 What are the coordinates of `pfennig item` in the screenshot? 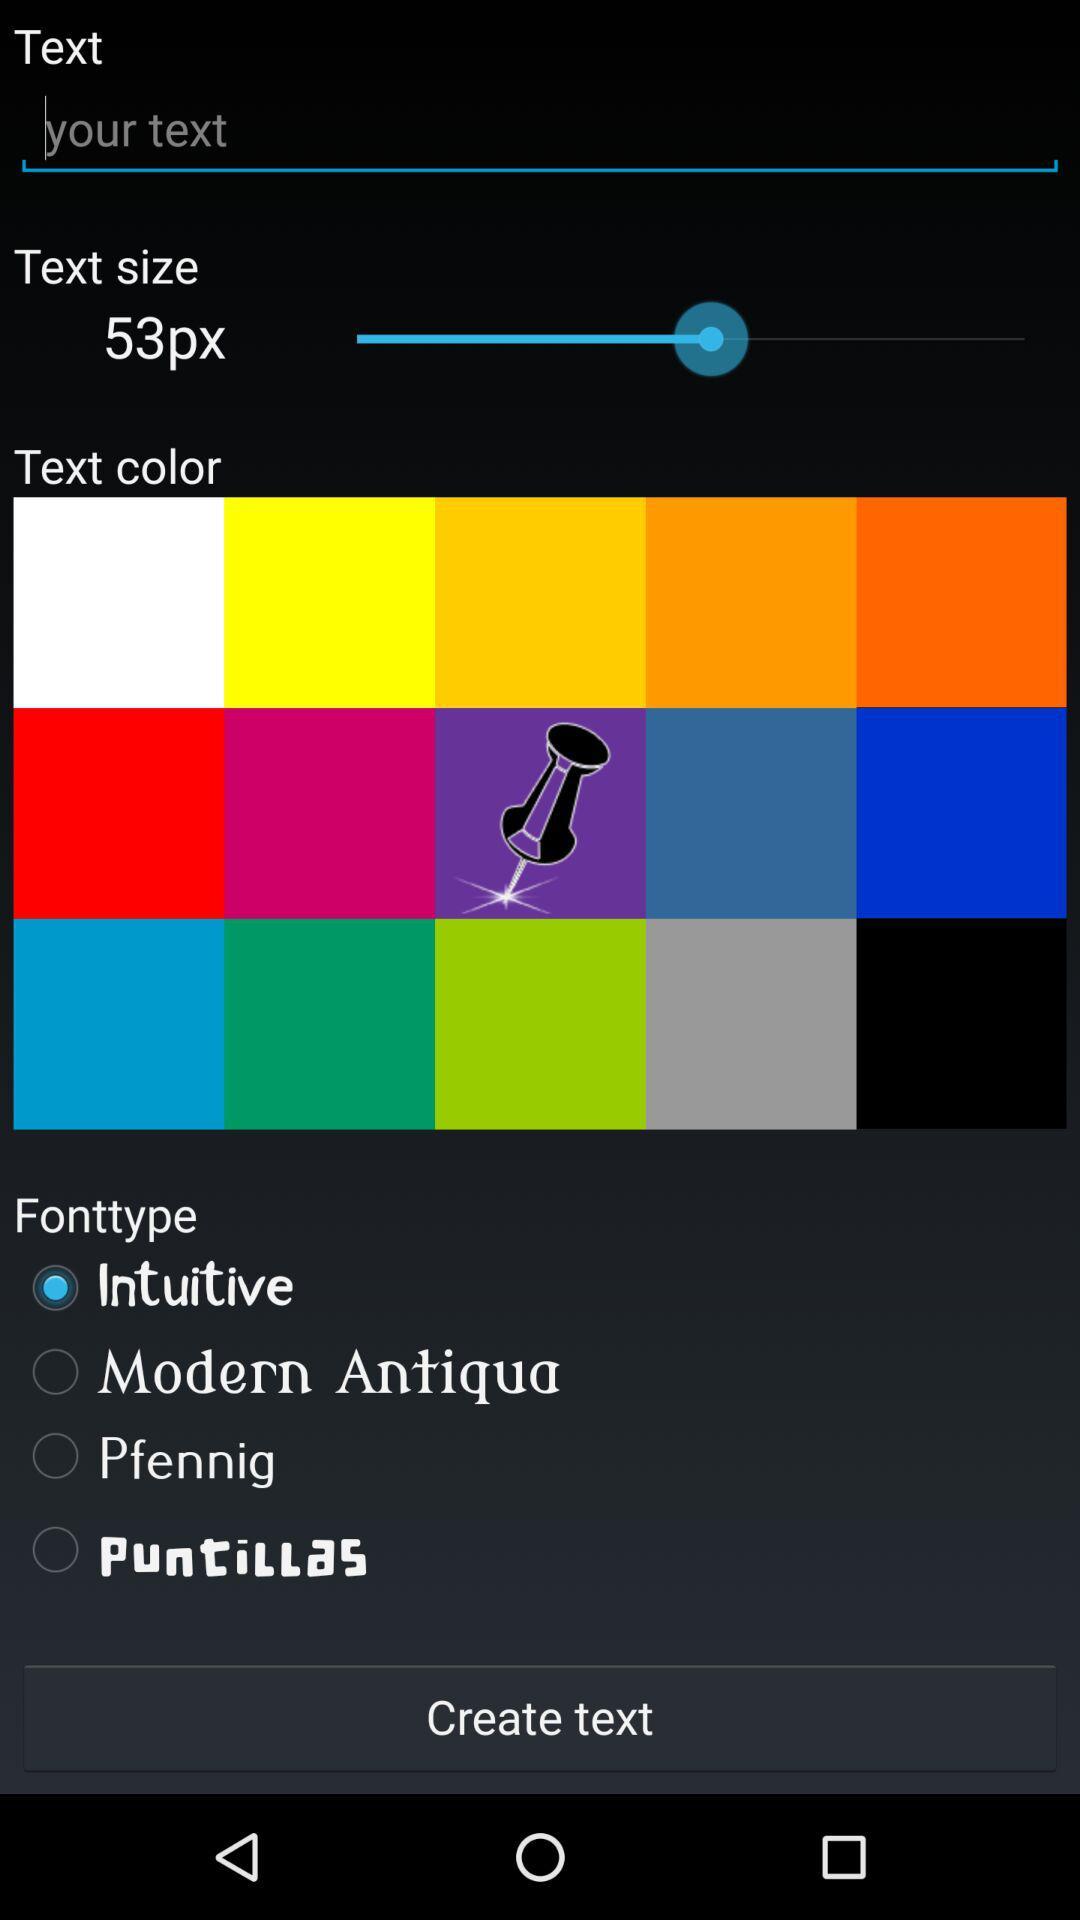 It's located at (540, 1455).